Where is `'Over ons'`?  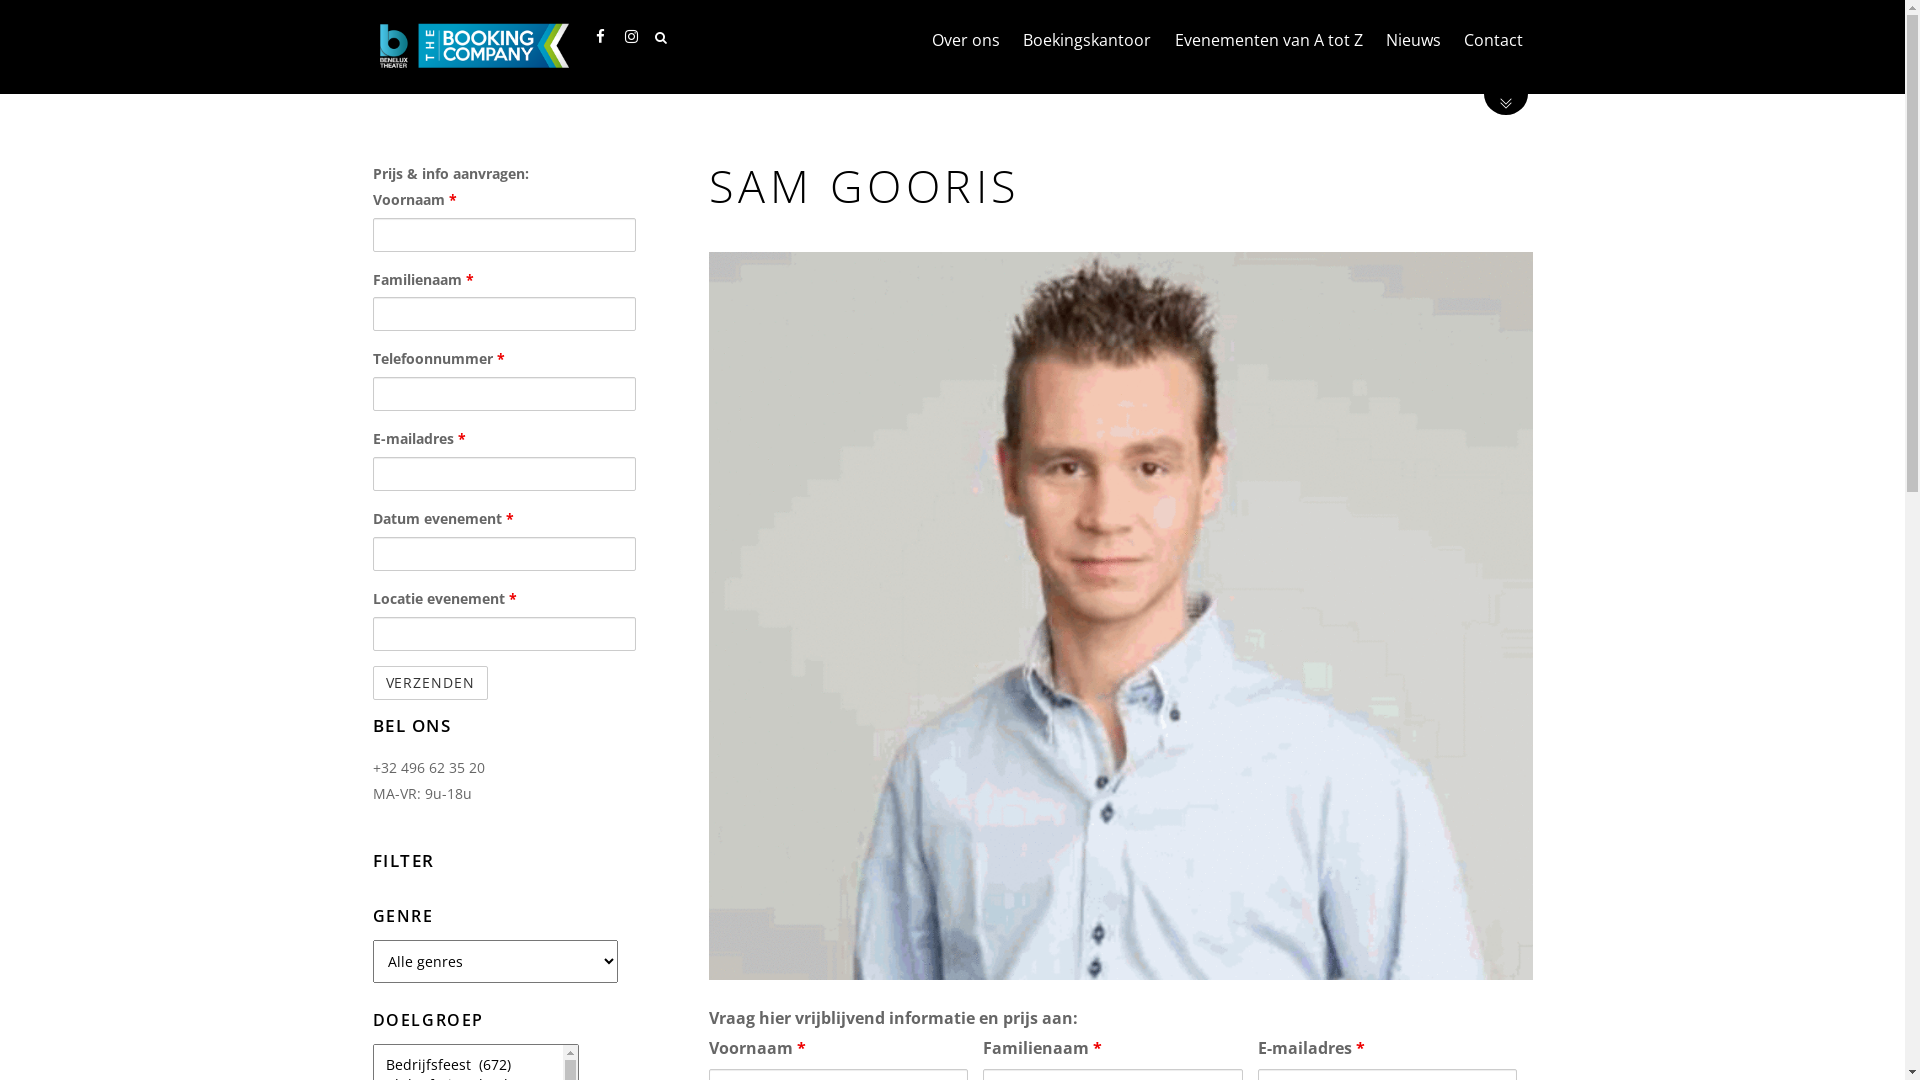 'Over ons' is located at coordinates (966, 40).